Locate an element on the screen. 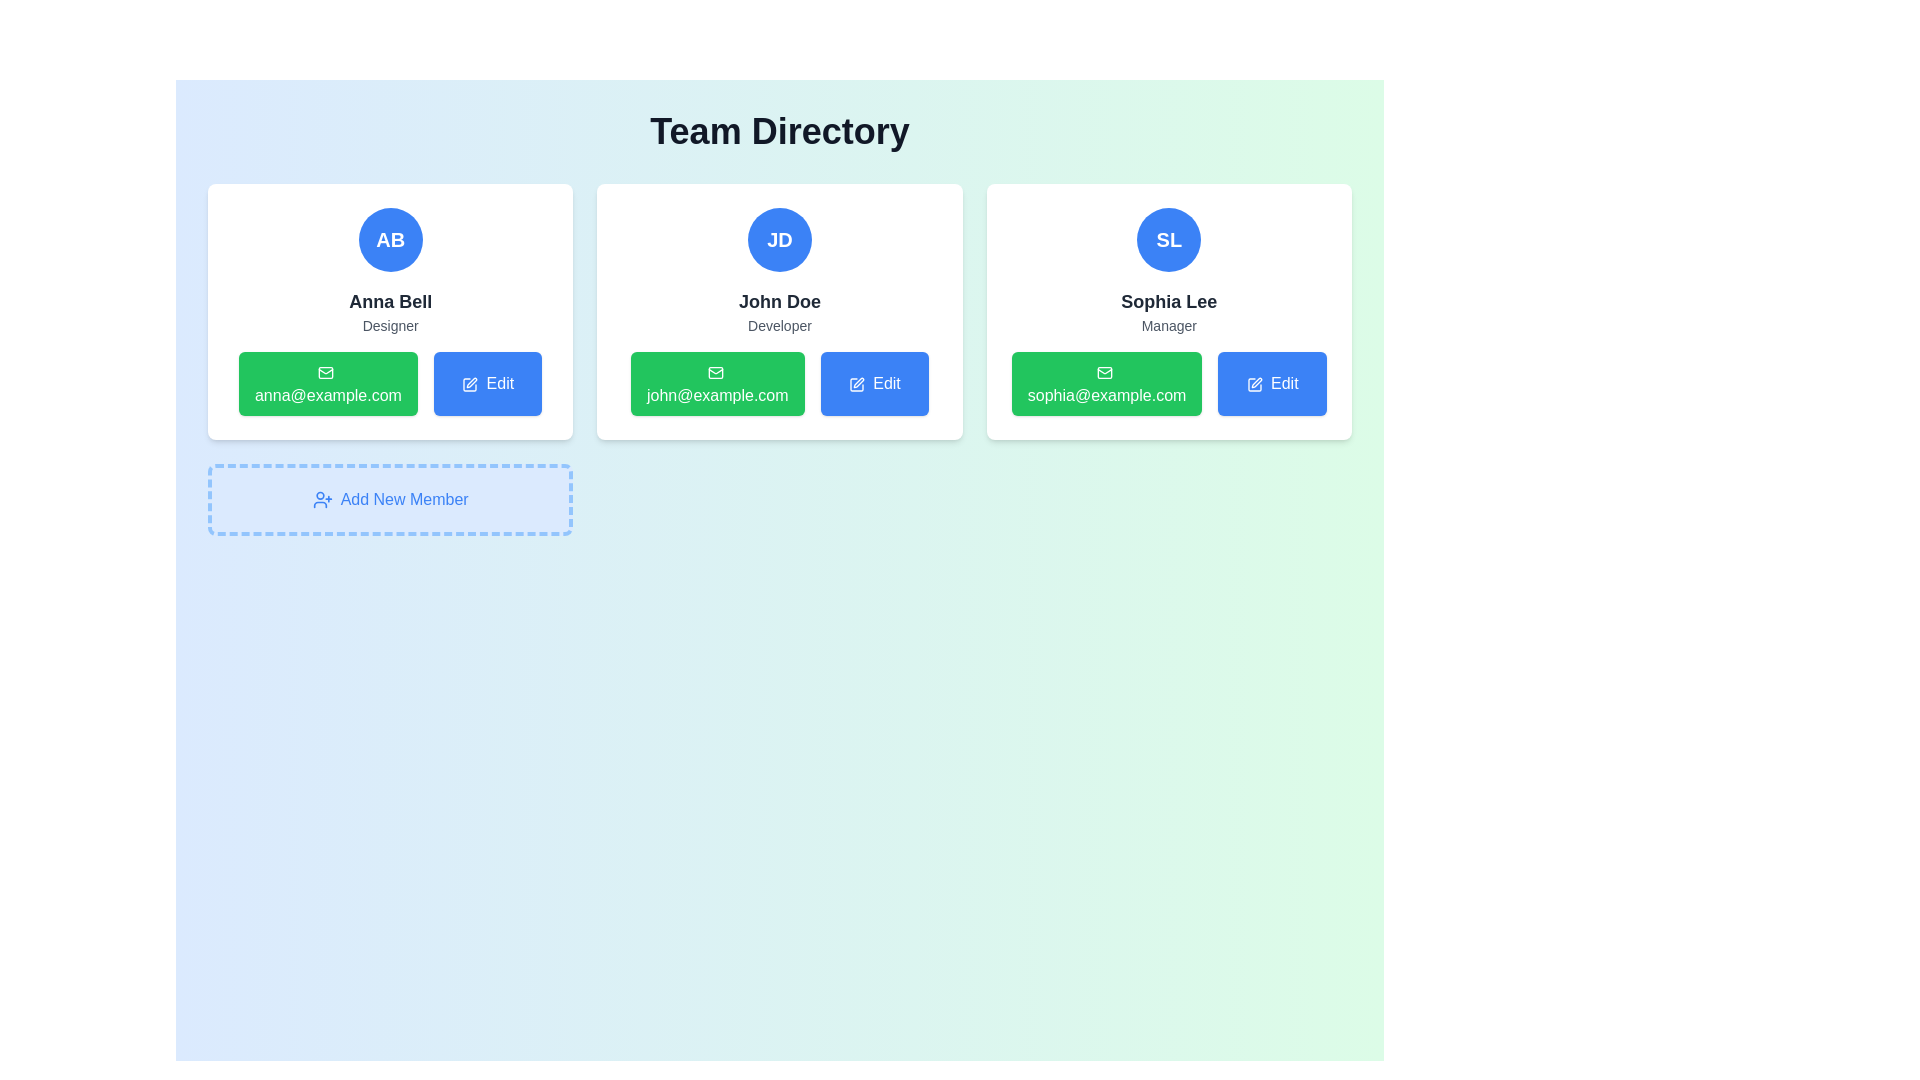 This screenshot has height=1080, width=1920. the 'Edit' button with a blue background and white text, located in the profile card for 'Anna Bell' is located at coordinates (488, 384).